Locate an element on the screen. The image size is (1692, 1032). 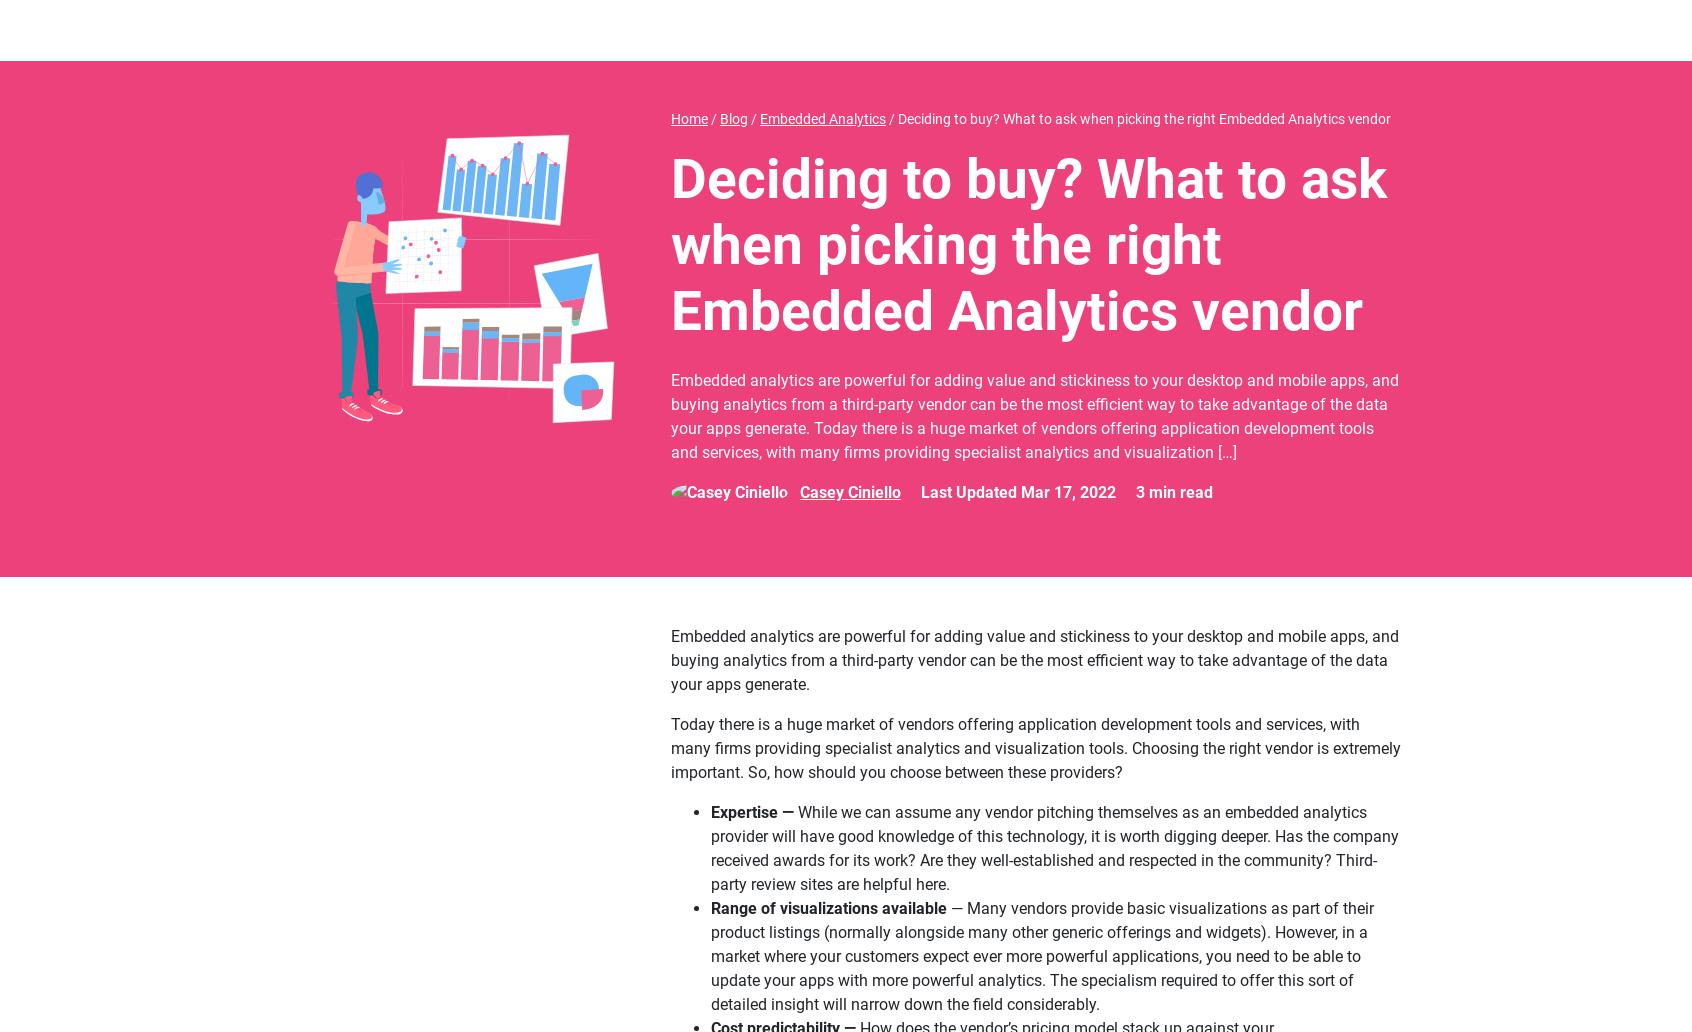
'Demo of Reveal' is located at coordinates (408, 293).